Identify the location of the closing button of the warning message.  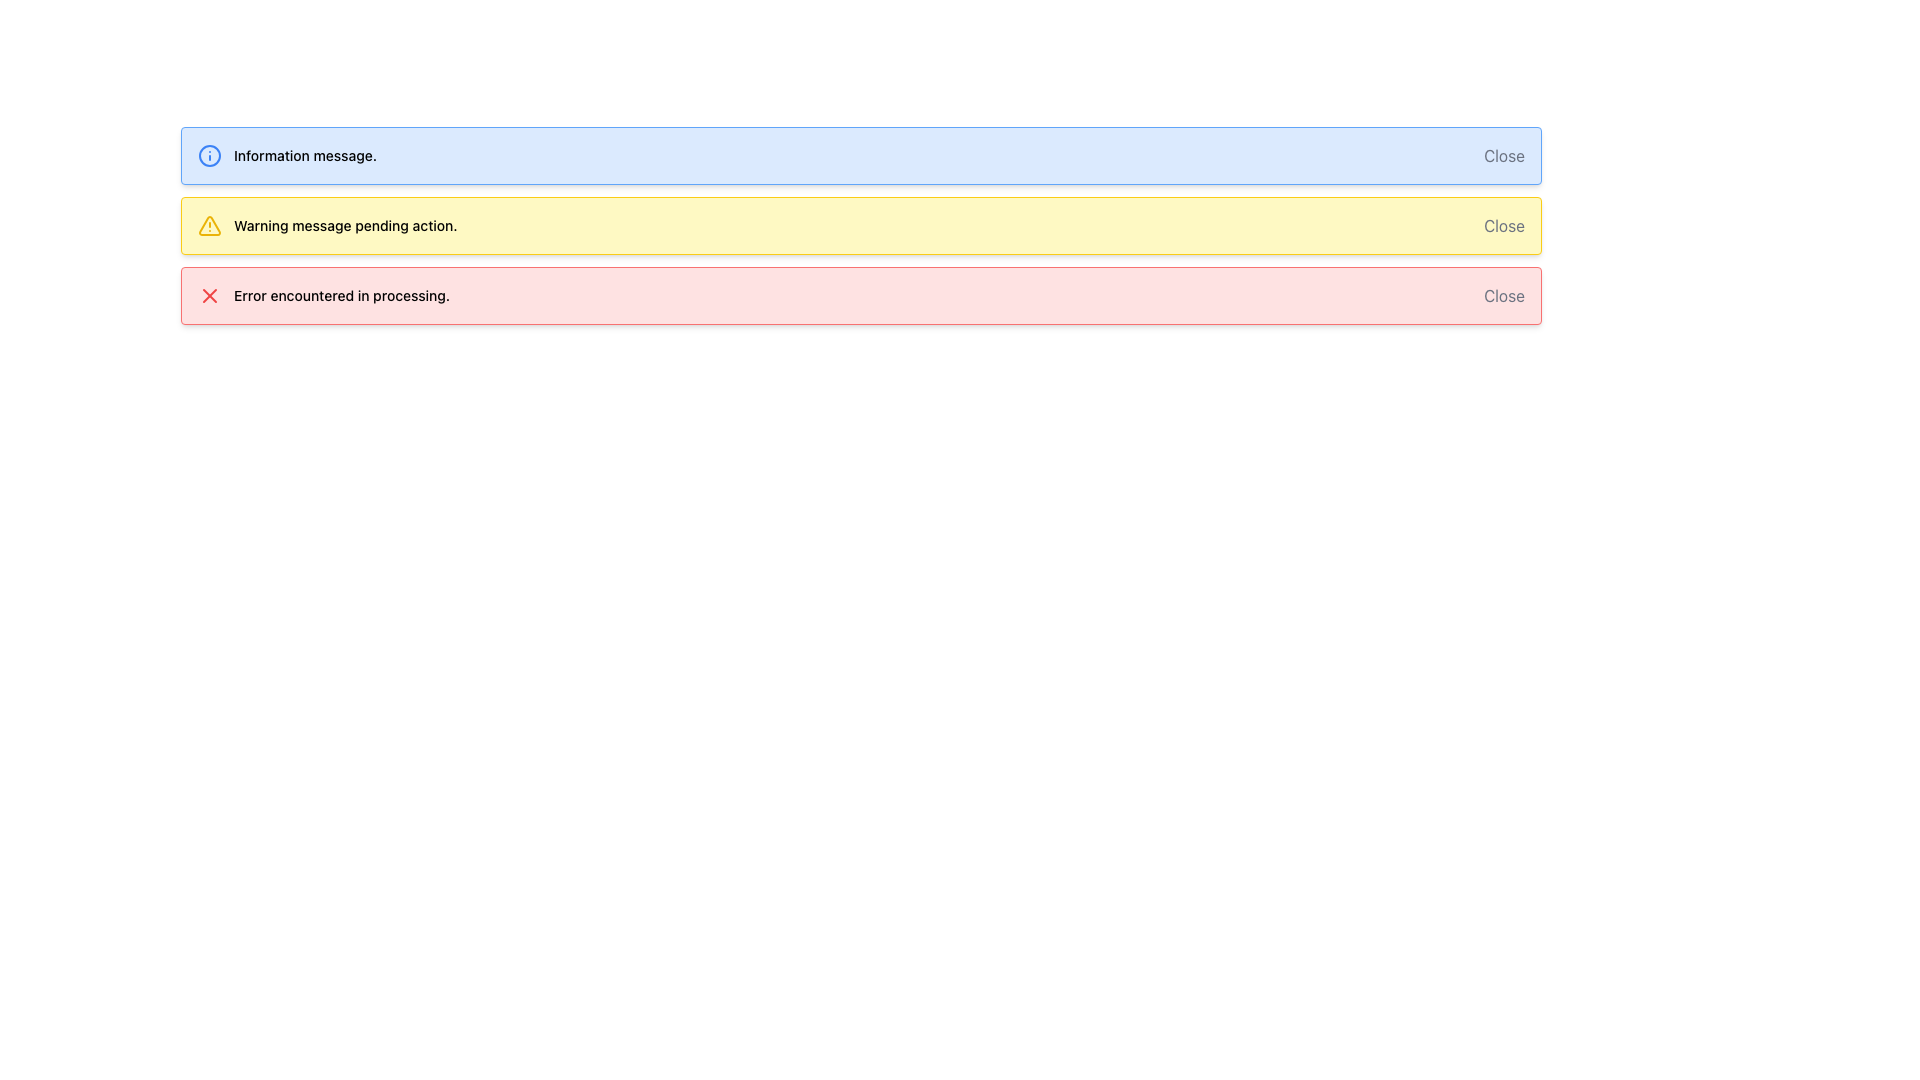
(1504, 225).